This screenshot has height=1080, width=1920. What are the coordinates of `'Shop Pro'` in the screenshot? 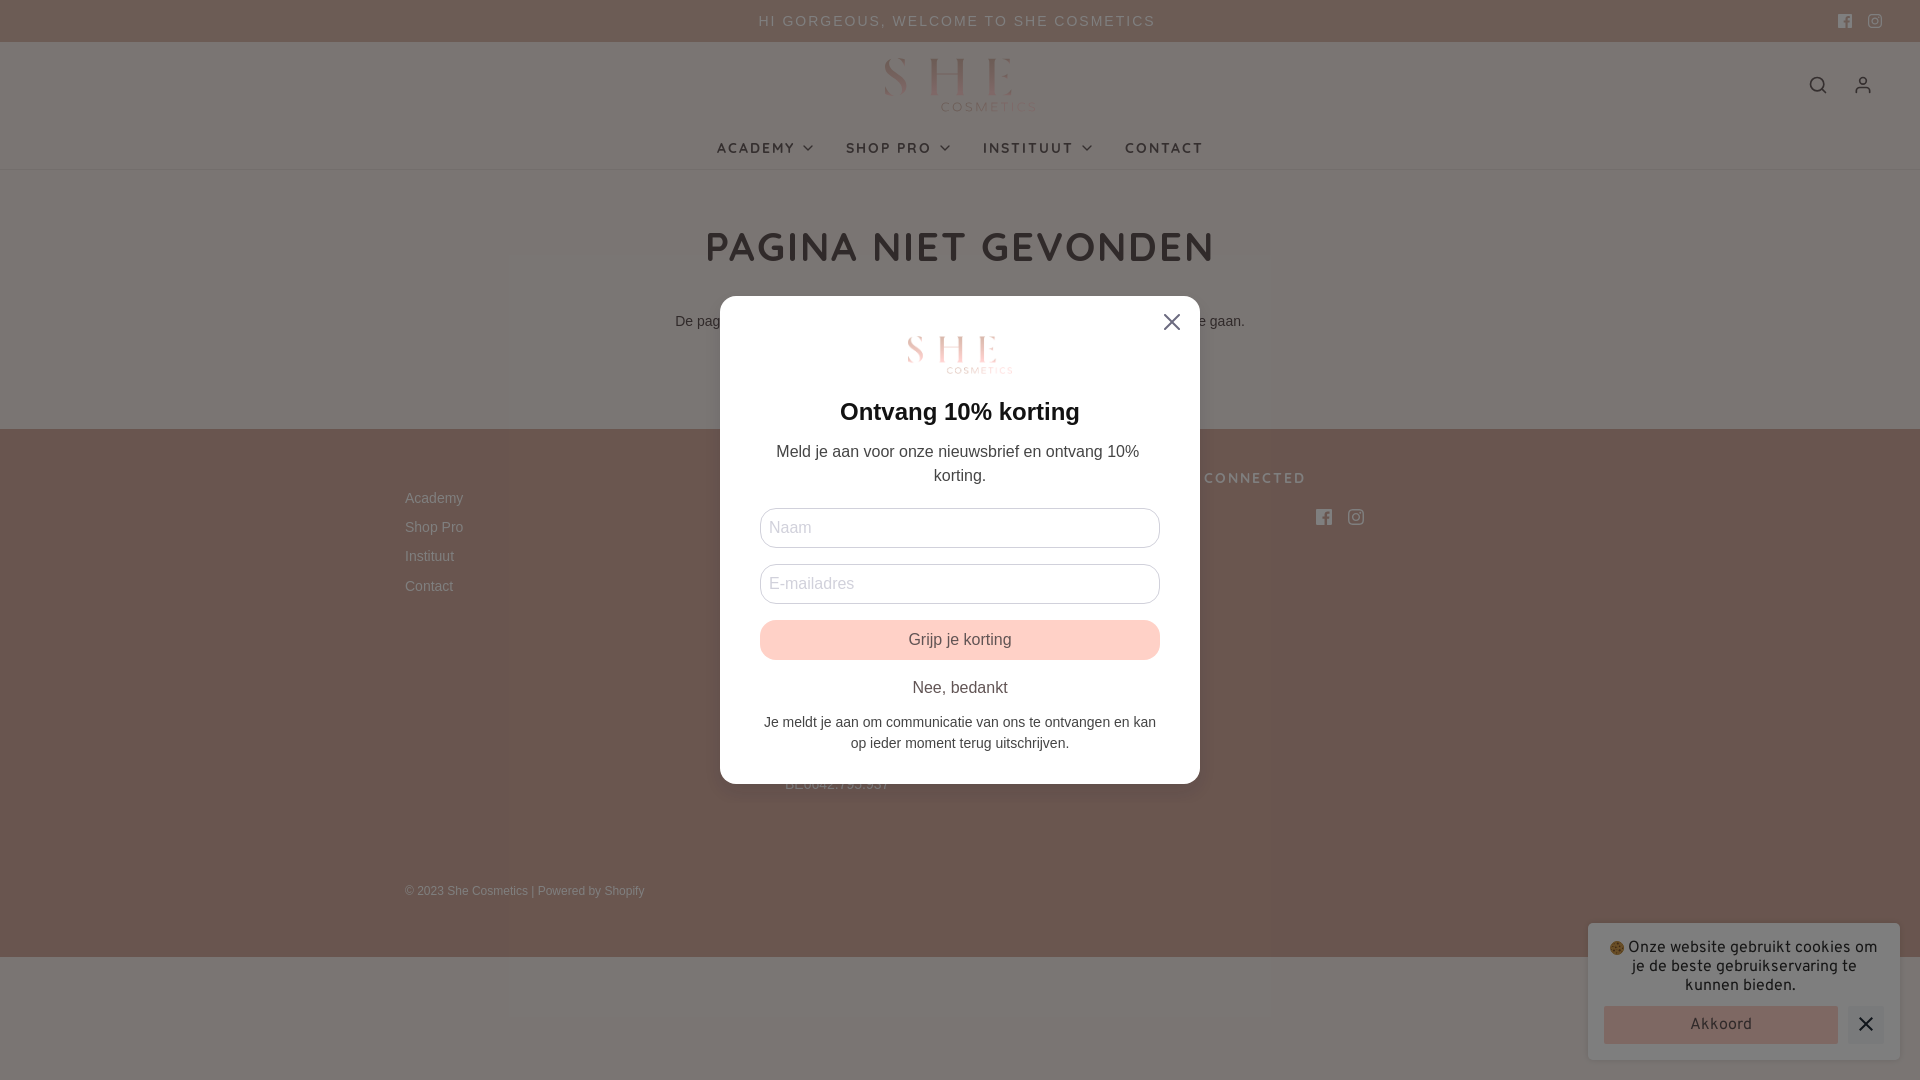 It's located at (432, 529).